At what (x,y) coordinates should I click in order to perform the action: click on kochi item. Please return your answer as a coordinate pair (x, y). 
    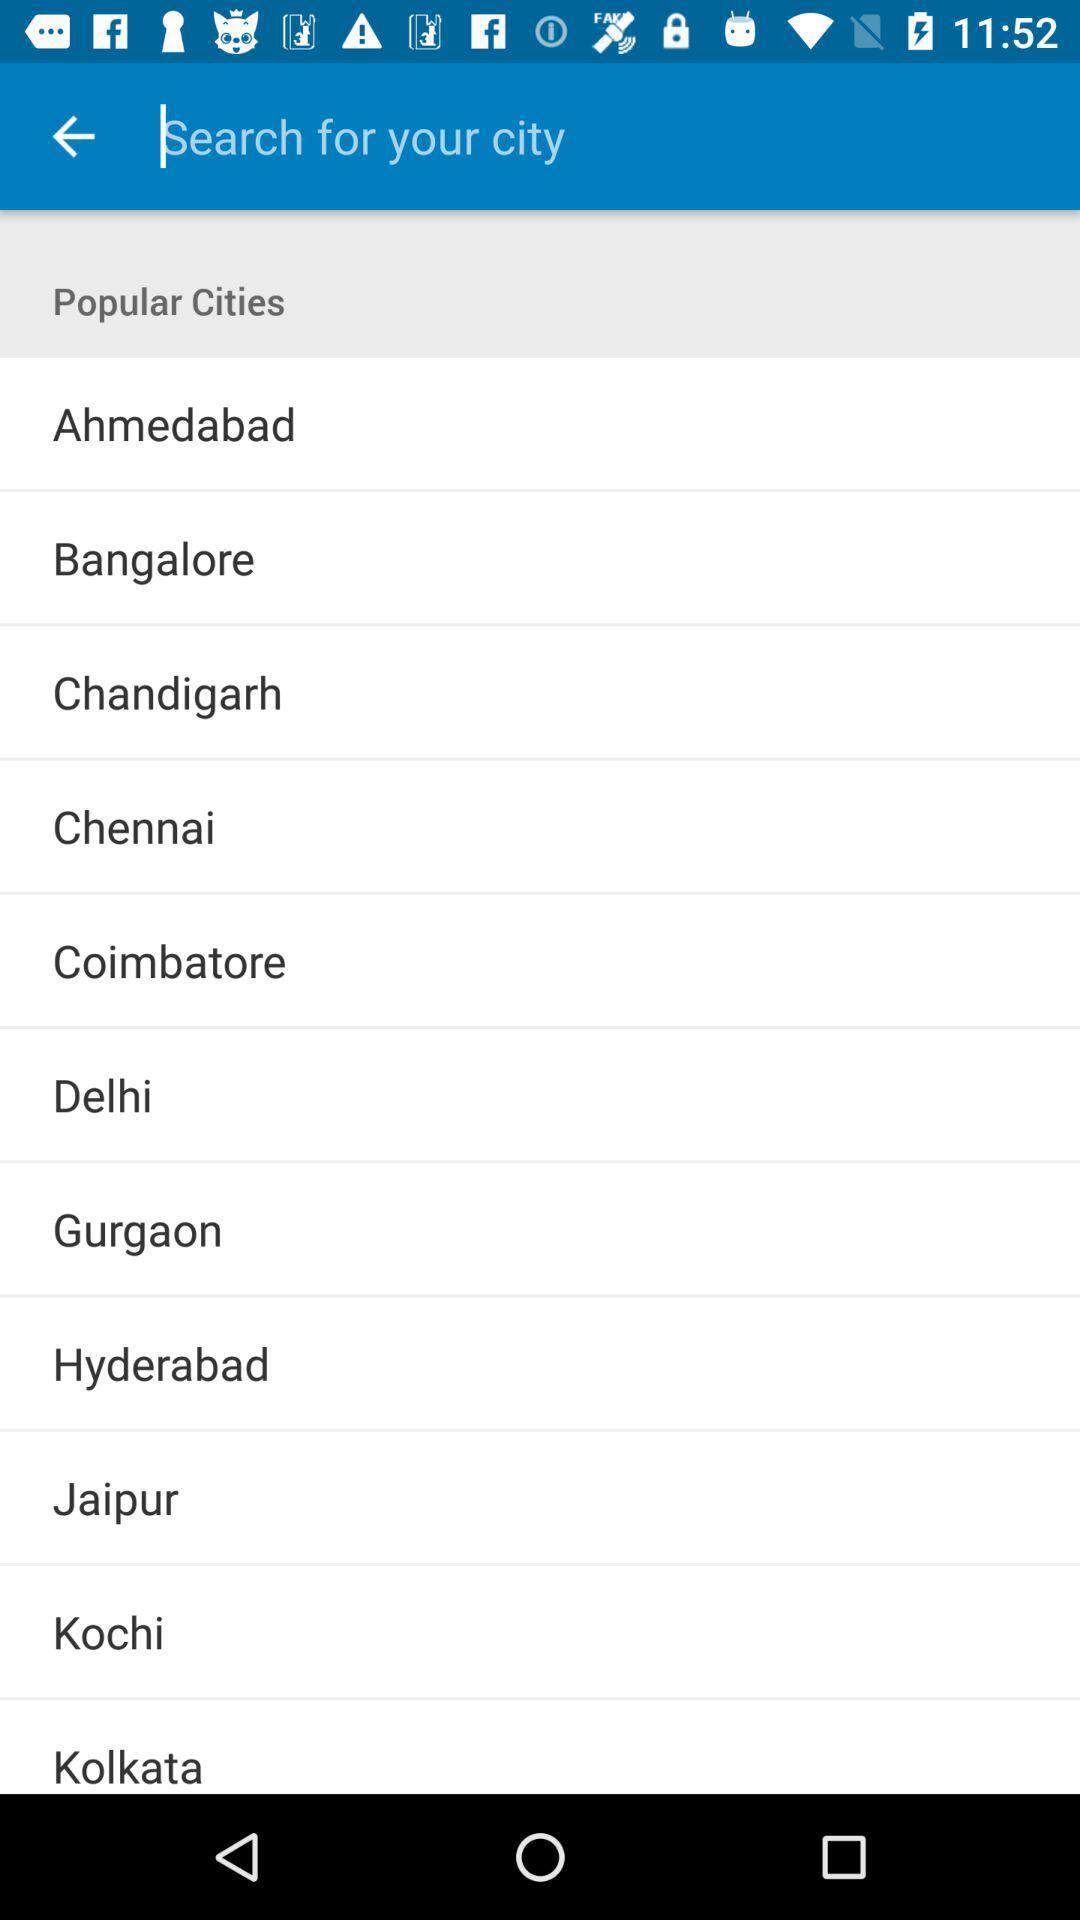
    Looking at the image, I should click on (108, 1631).